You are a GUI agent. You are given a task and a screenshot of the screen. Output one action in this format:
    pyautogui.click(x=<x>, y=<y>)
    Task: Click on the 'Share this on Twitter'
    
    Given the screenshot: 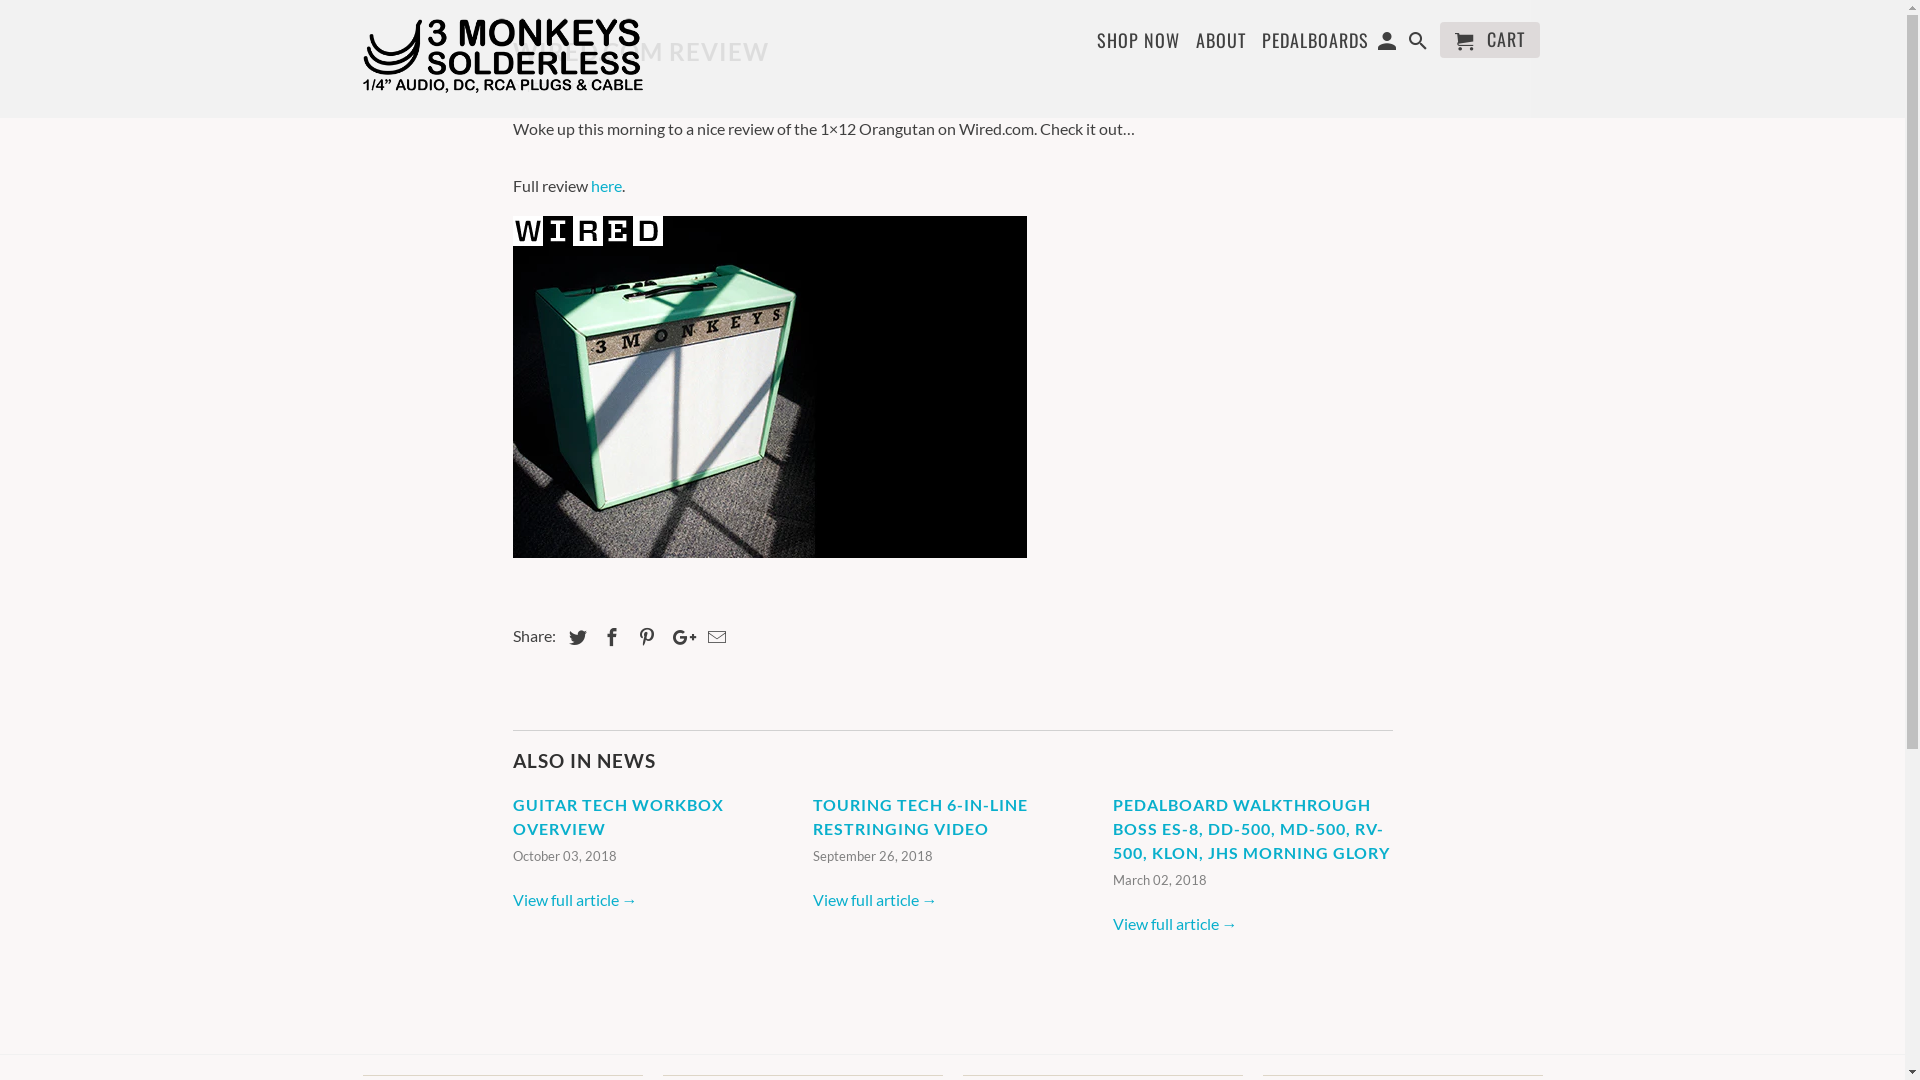 What is the action you would take?
    pyautogui.click(x=573, y=636)
    